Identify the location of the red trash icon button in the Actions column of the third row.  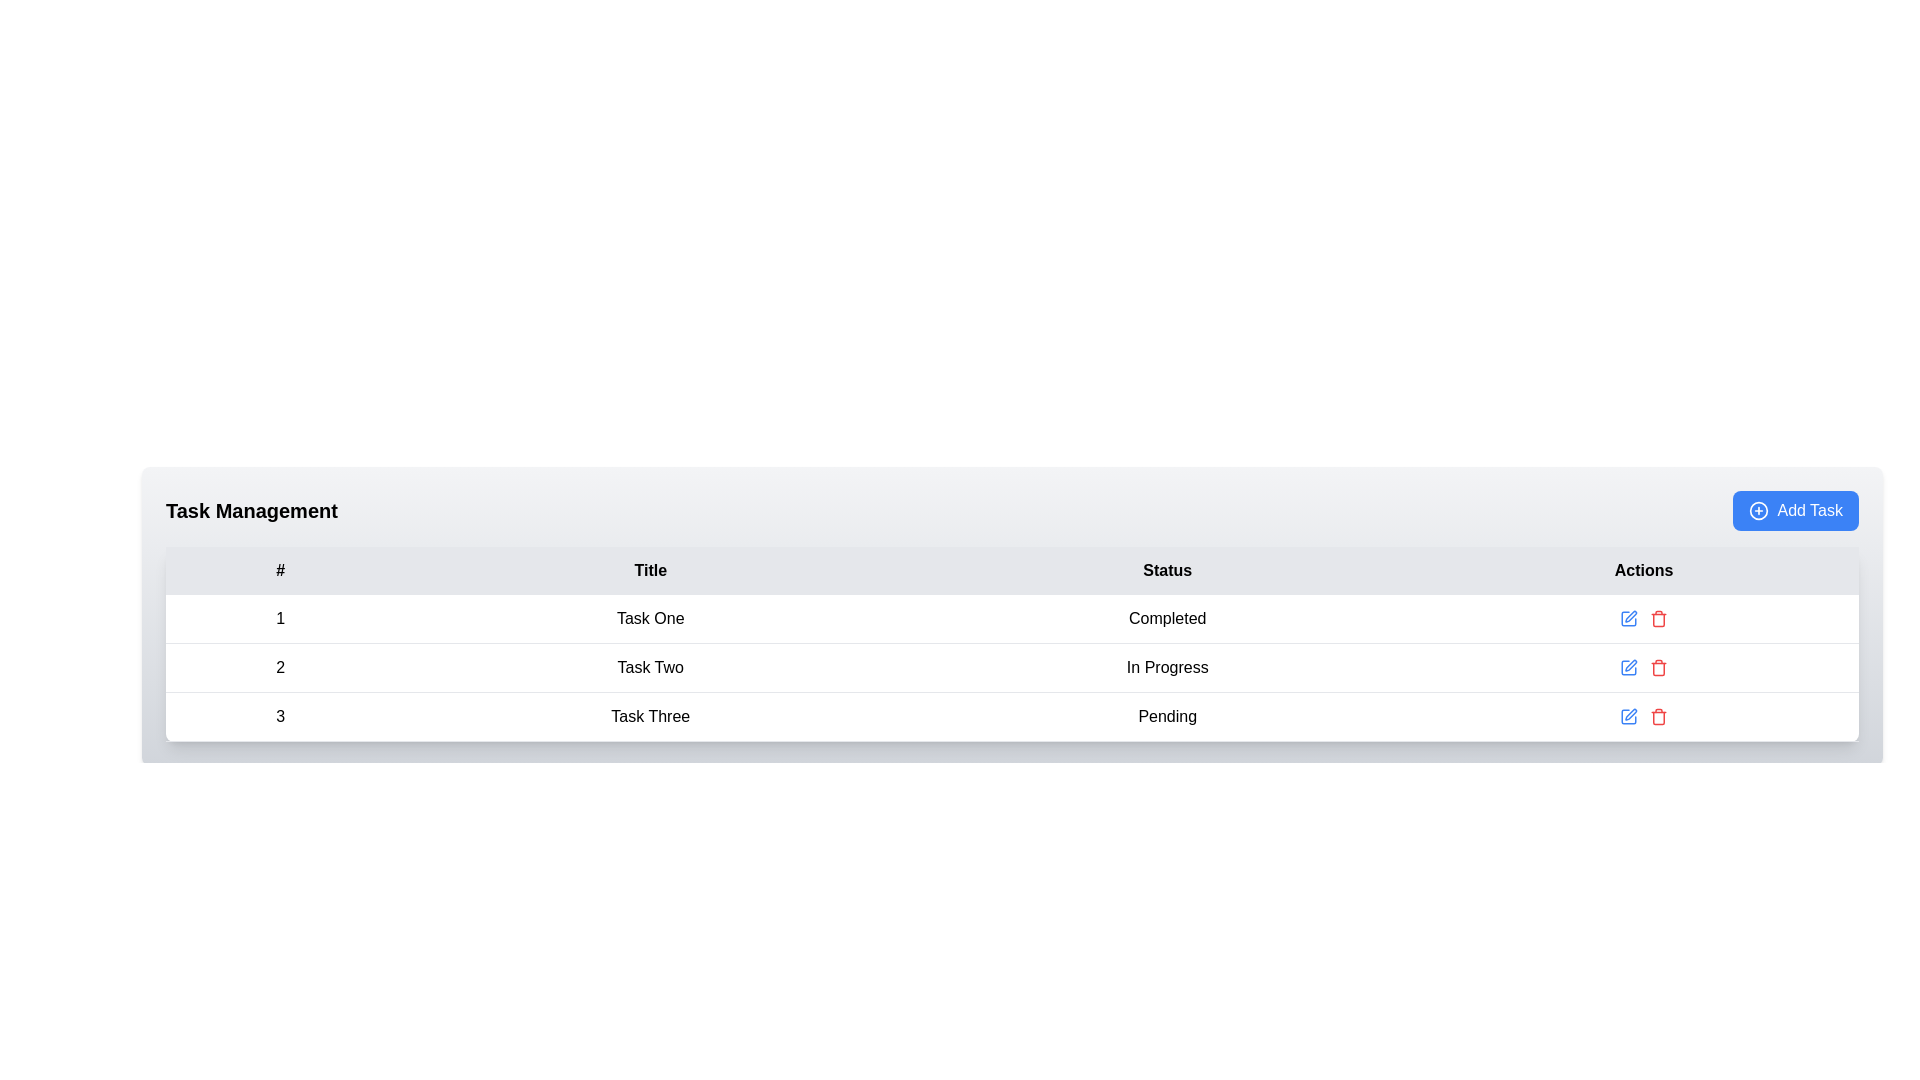
(1659, 716).